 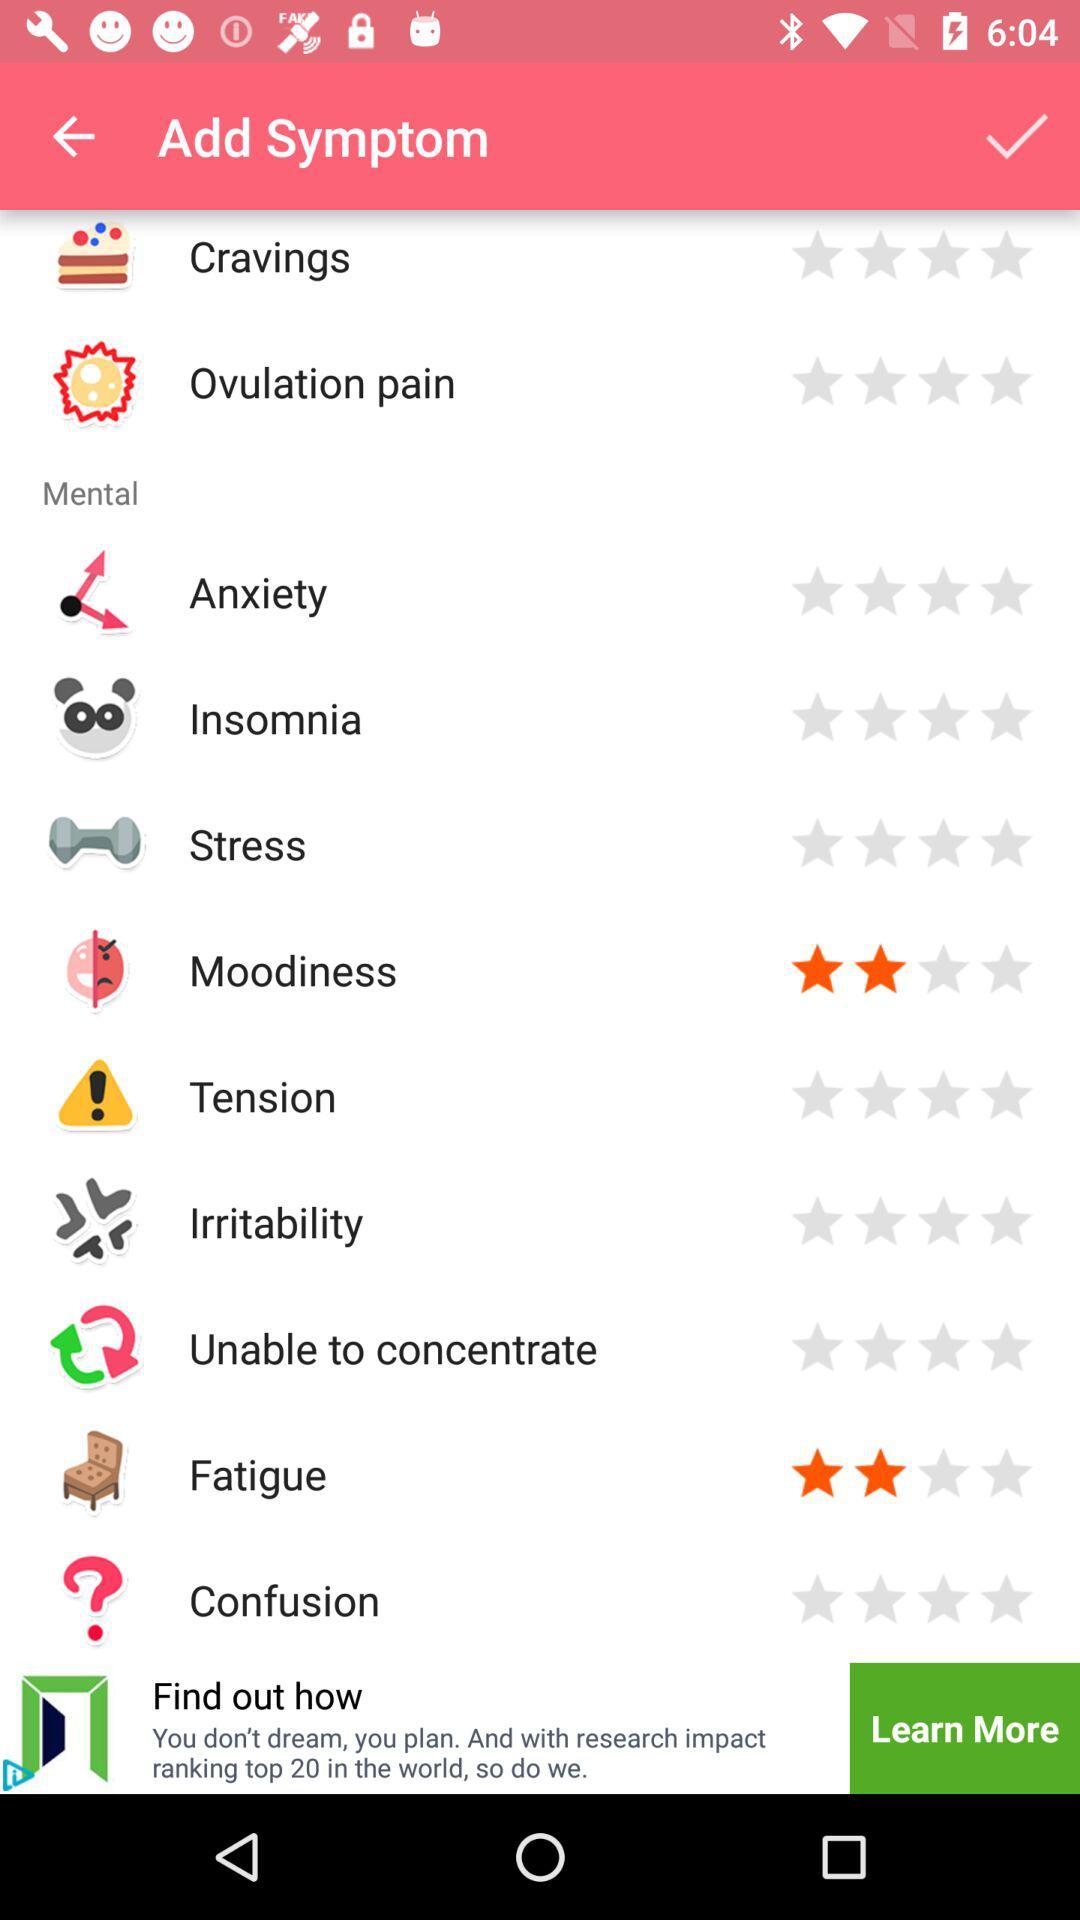 I want to click on star rating, so click(x=1006, y=969).